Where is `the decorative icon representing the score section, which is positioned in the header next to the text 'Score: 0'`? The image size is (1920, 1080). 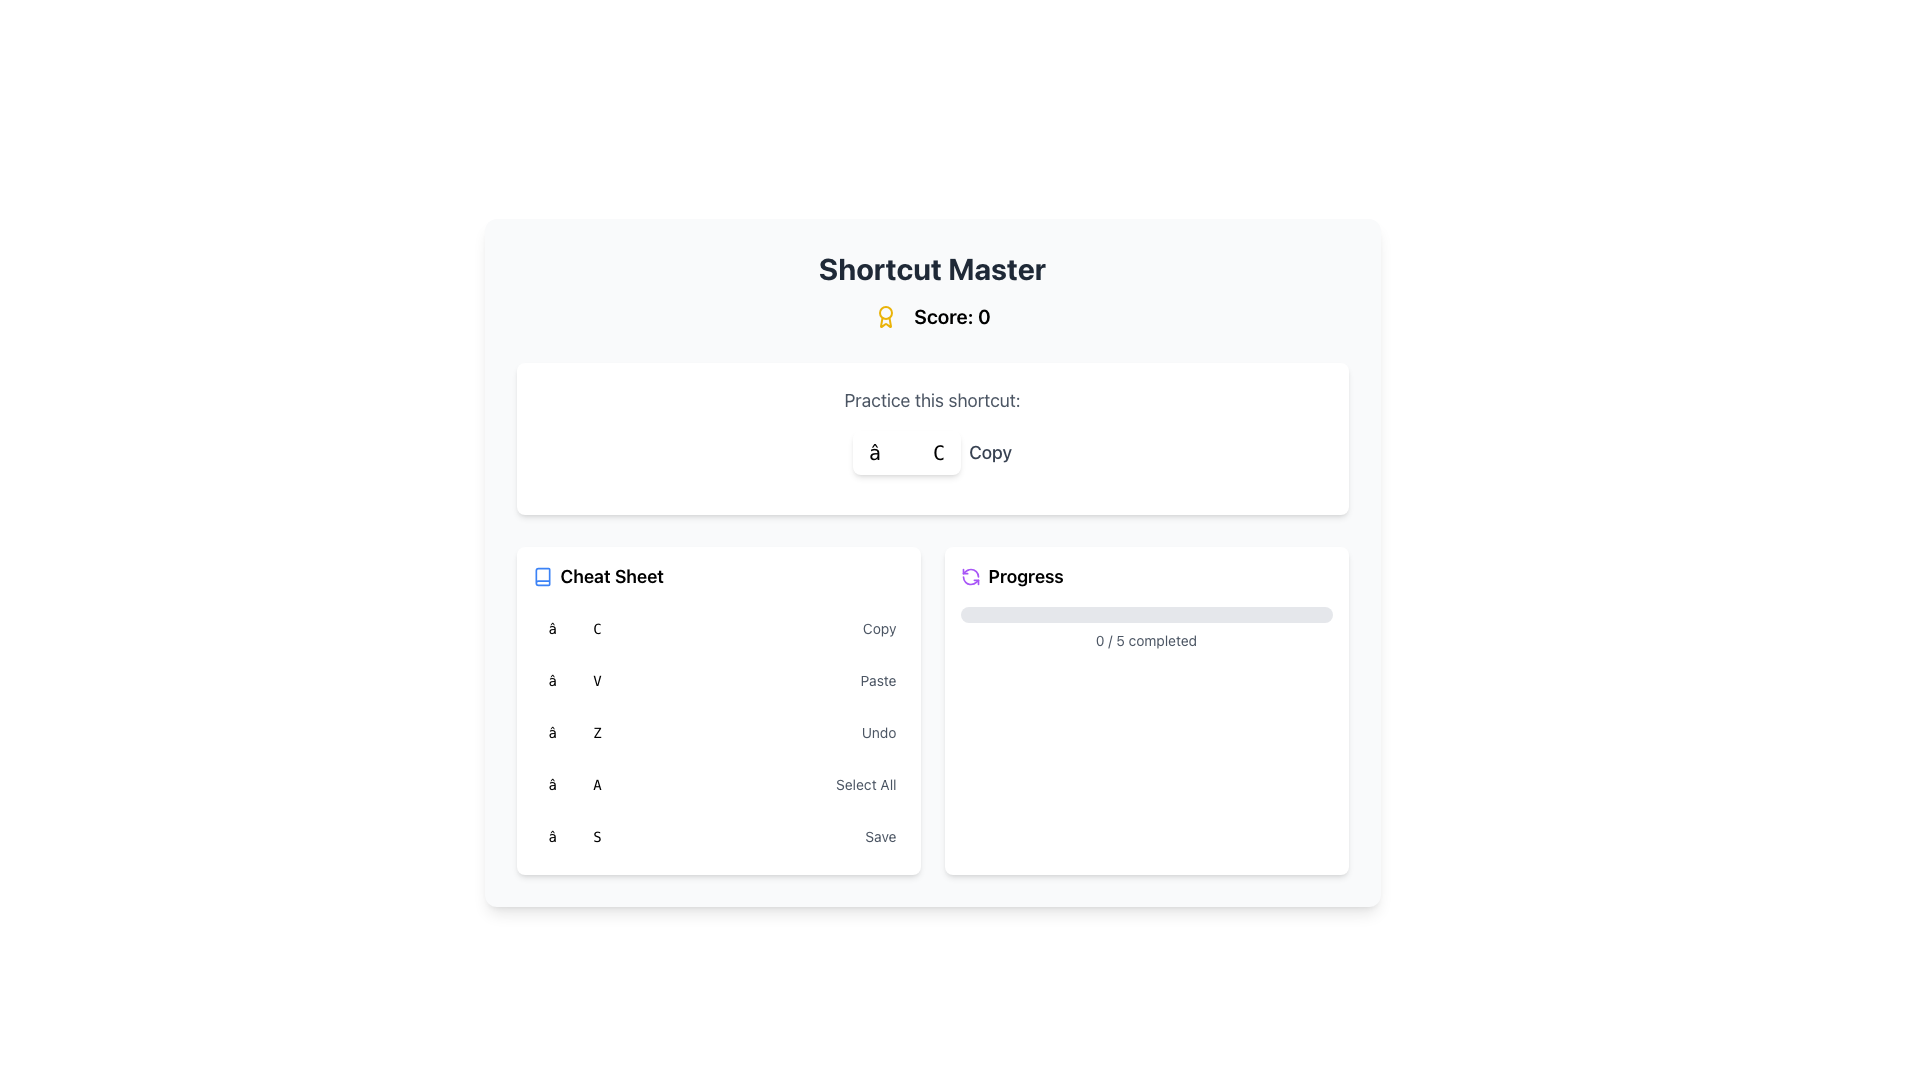 the decorative icon representing the score section, which is positioned in the header next to the text 'Score: 0' is located at coordinates (885, 315).